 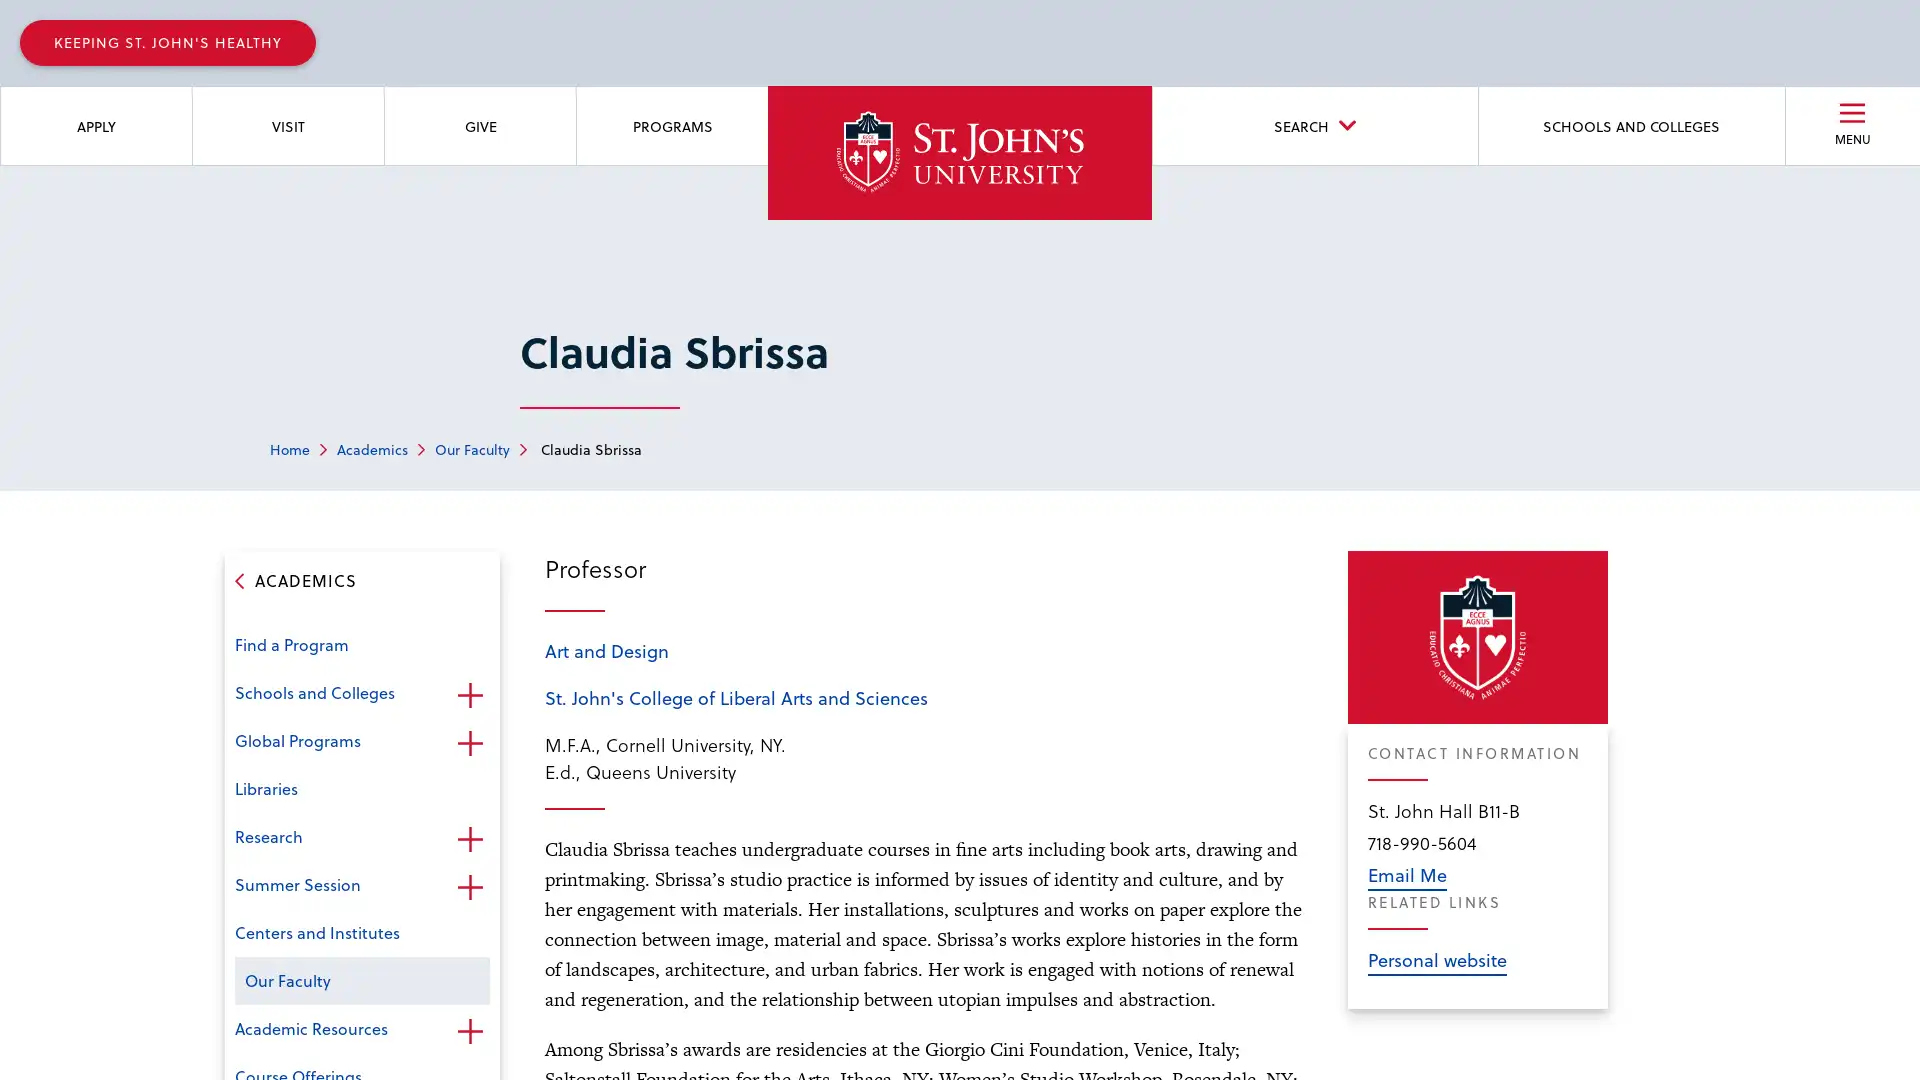 I want to click on Open the sub-menu, so click(x=469, y=839).